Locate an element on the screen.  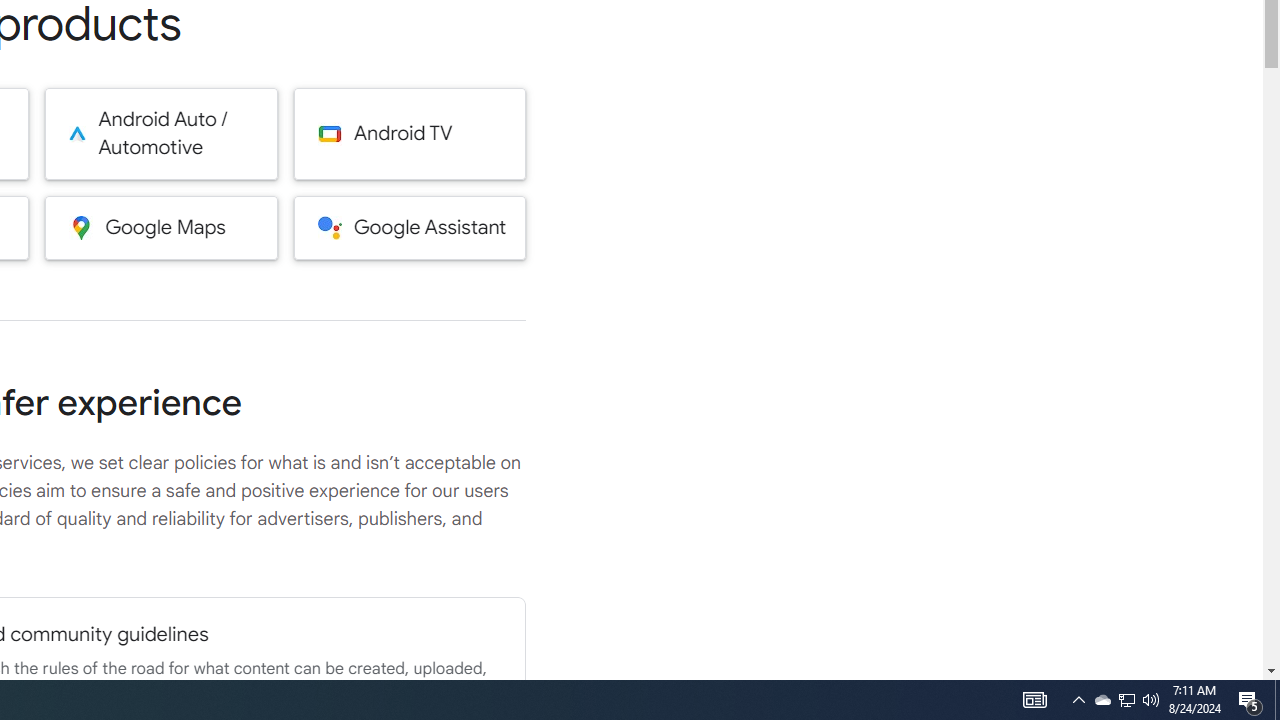
'Android TV' is located at coordinates (409, 133).